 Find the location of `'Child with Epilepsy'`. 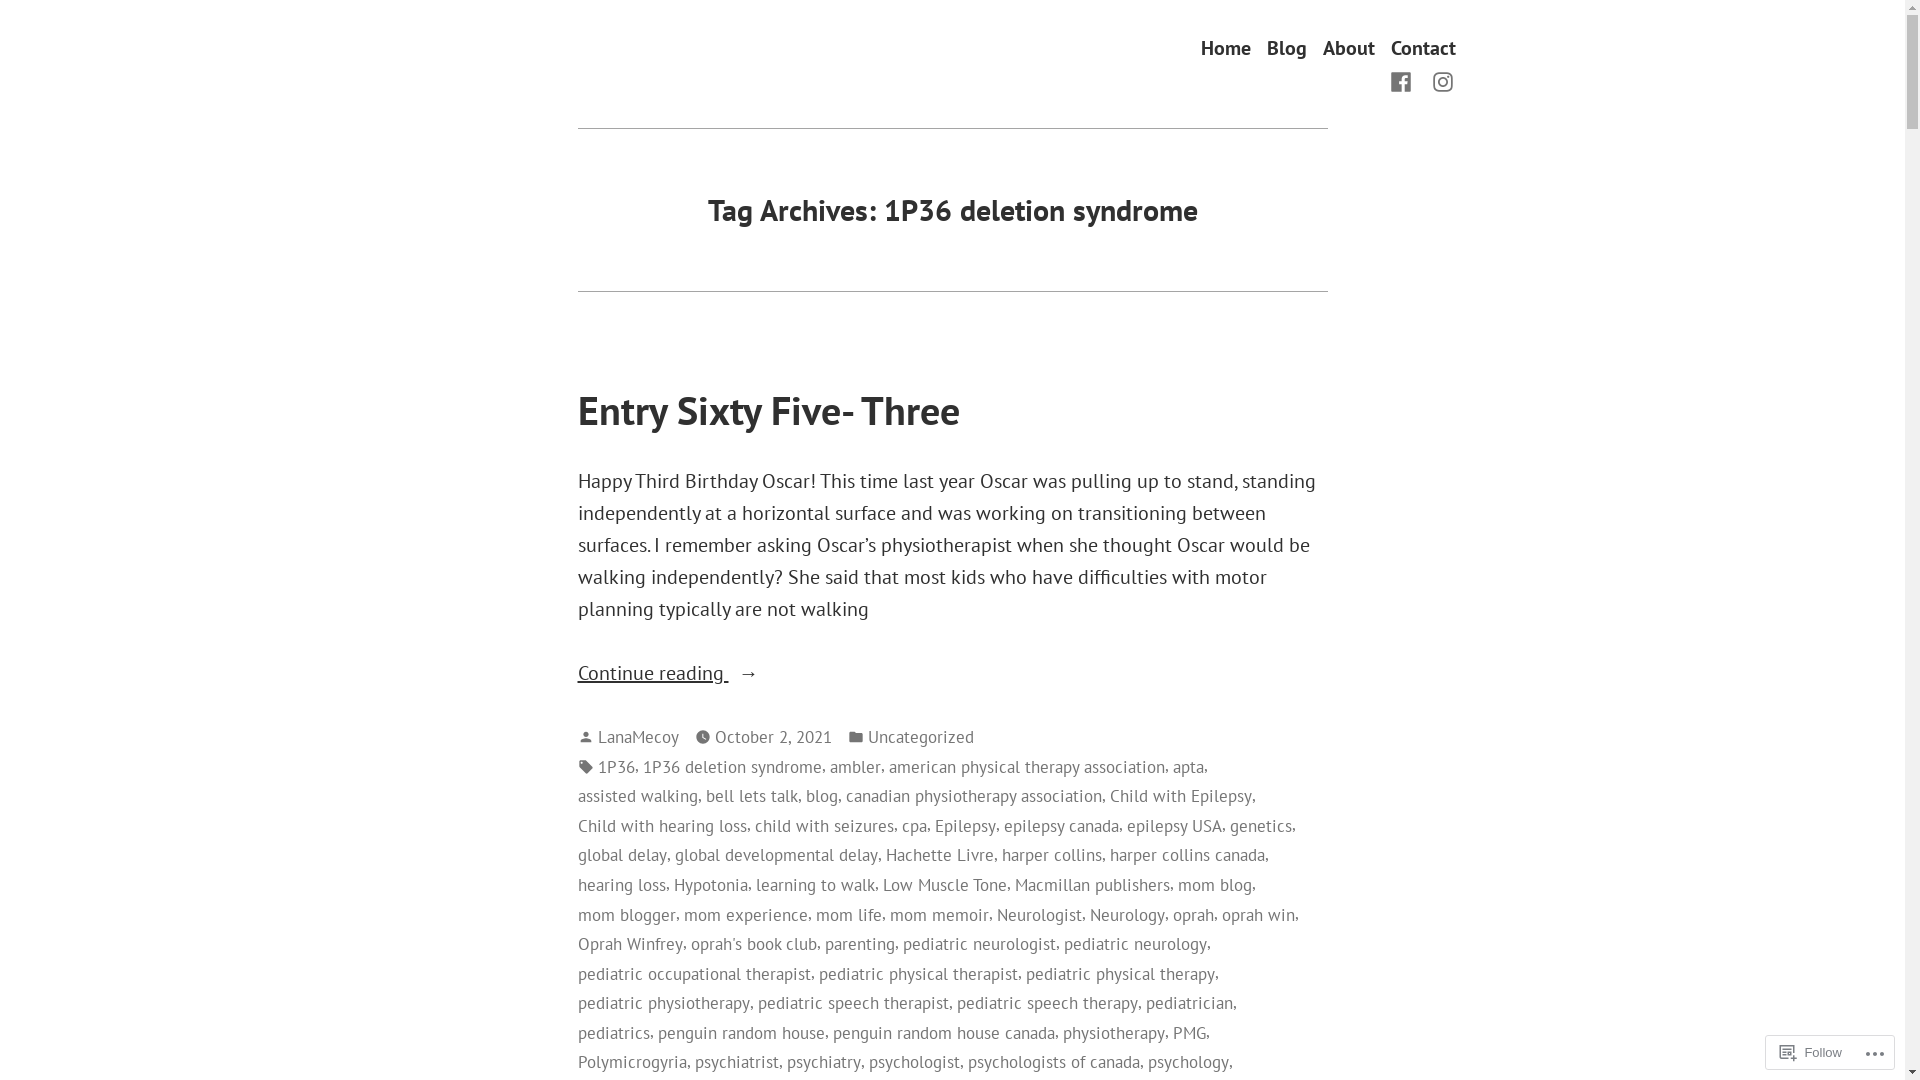

'Child with Epilepsy' is located at coordinates (1108, 794).